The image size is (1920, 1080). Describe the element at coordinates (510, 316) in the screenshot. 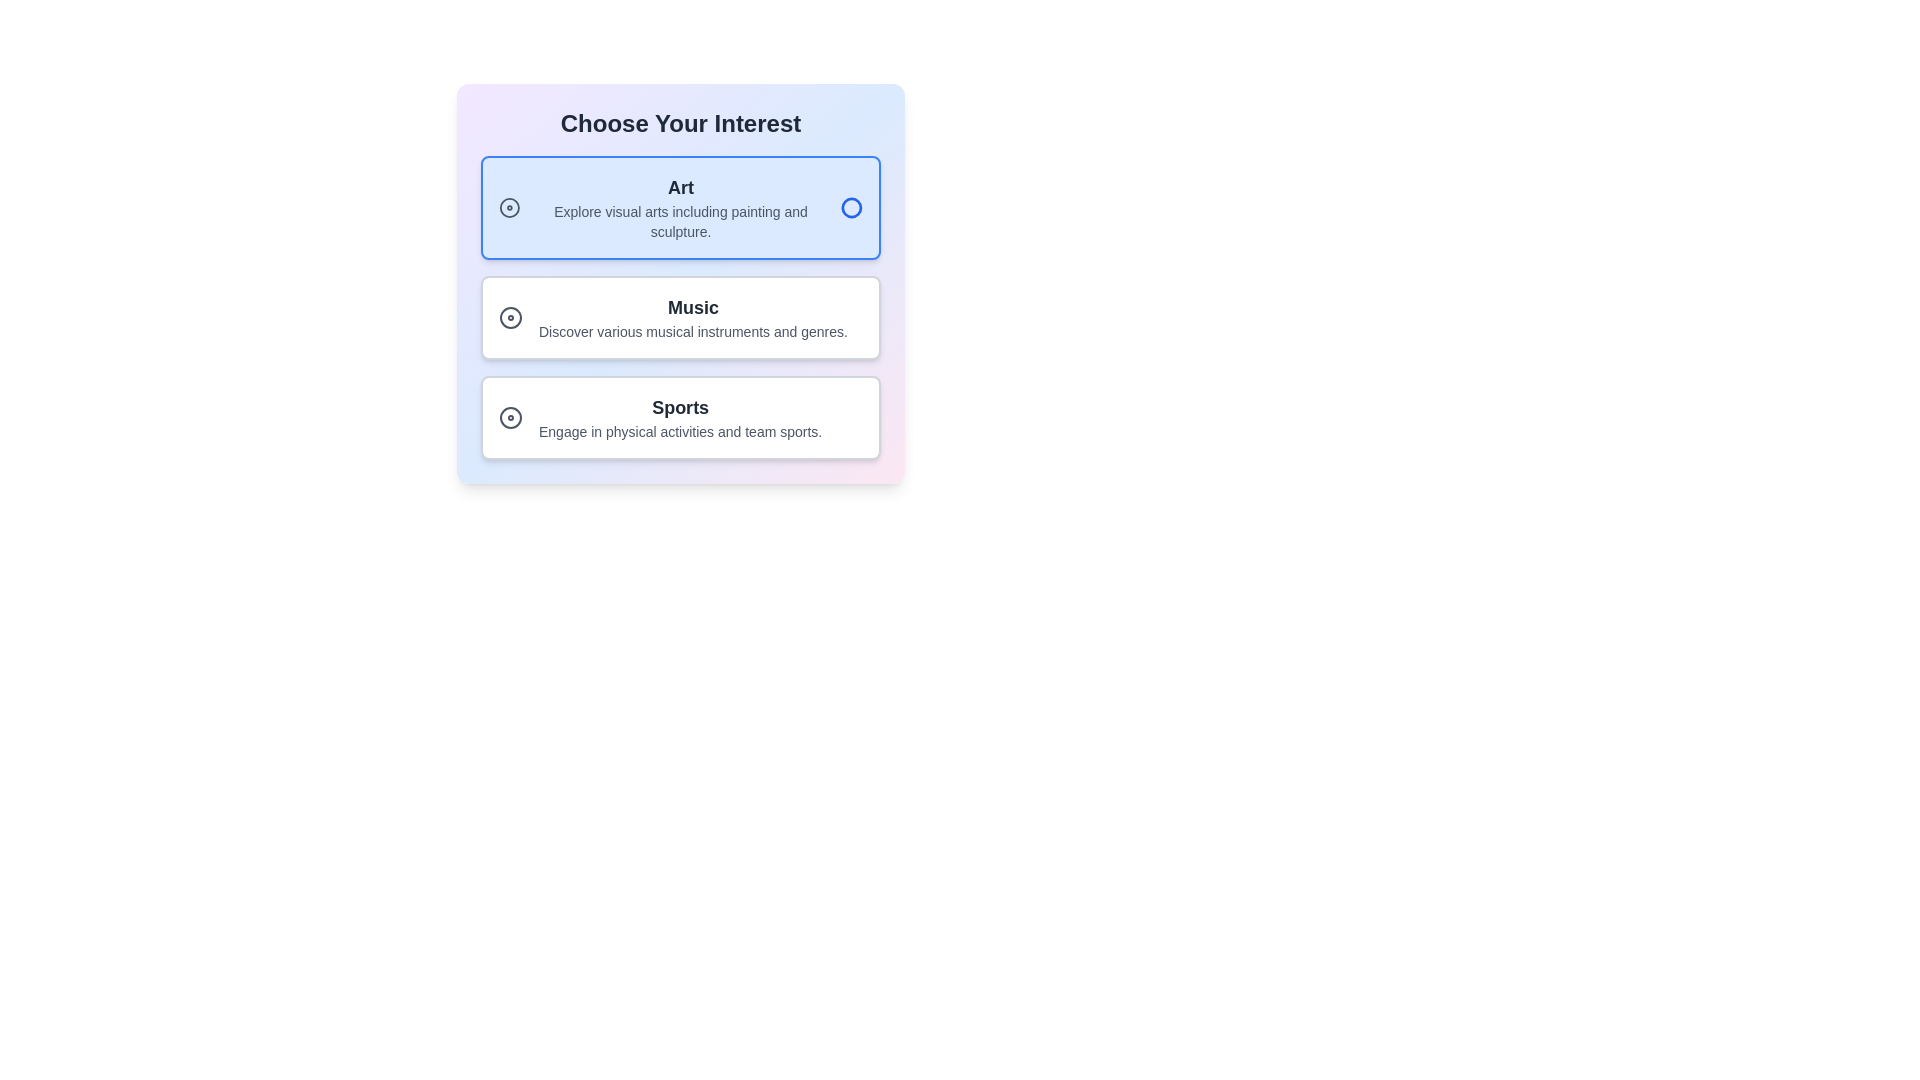

I see `the 'Music' icon located in the second card of the vertical selection list, positioned left of the text 'Music'` at that location.